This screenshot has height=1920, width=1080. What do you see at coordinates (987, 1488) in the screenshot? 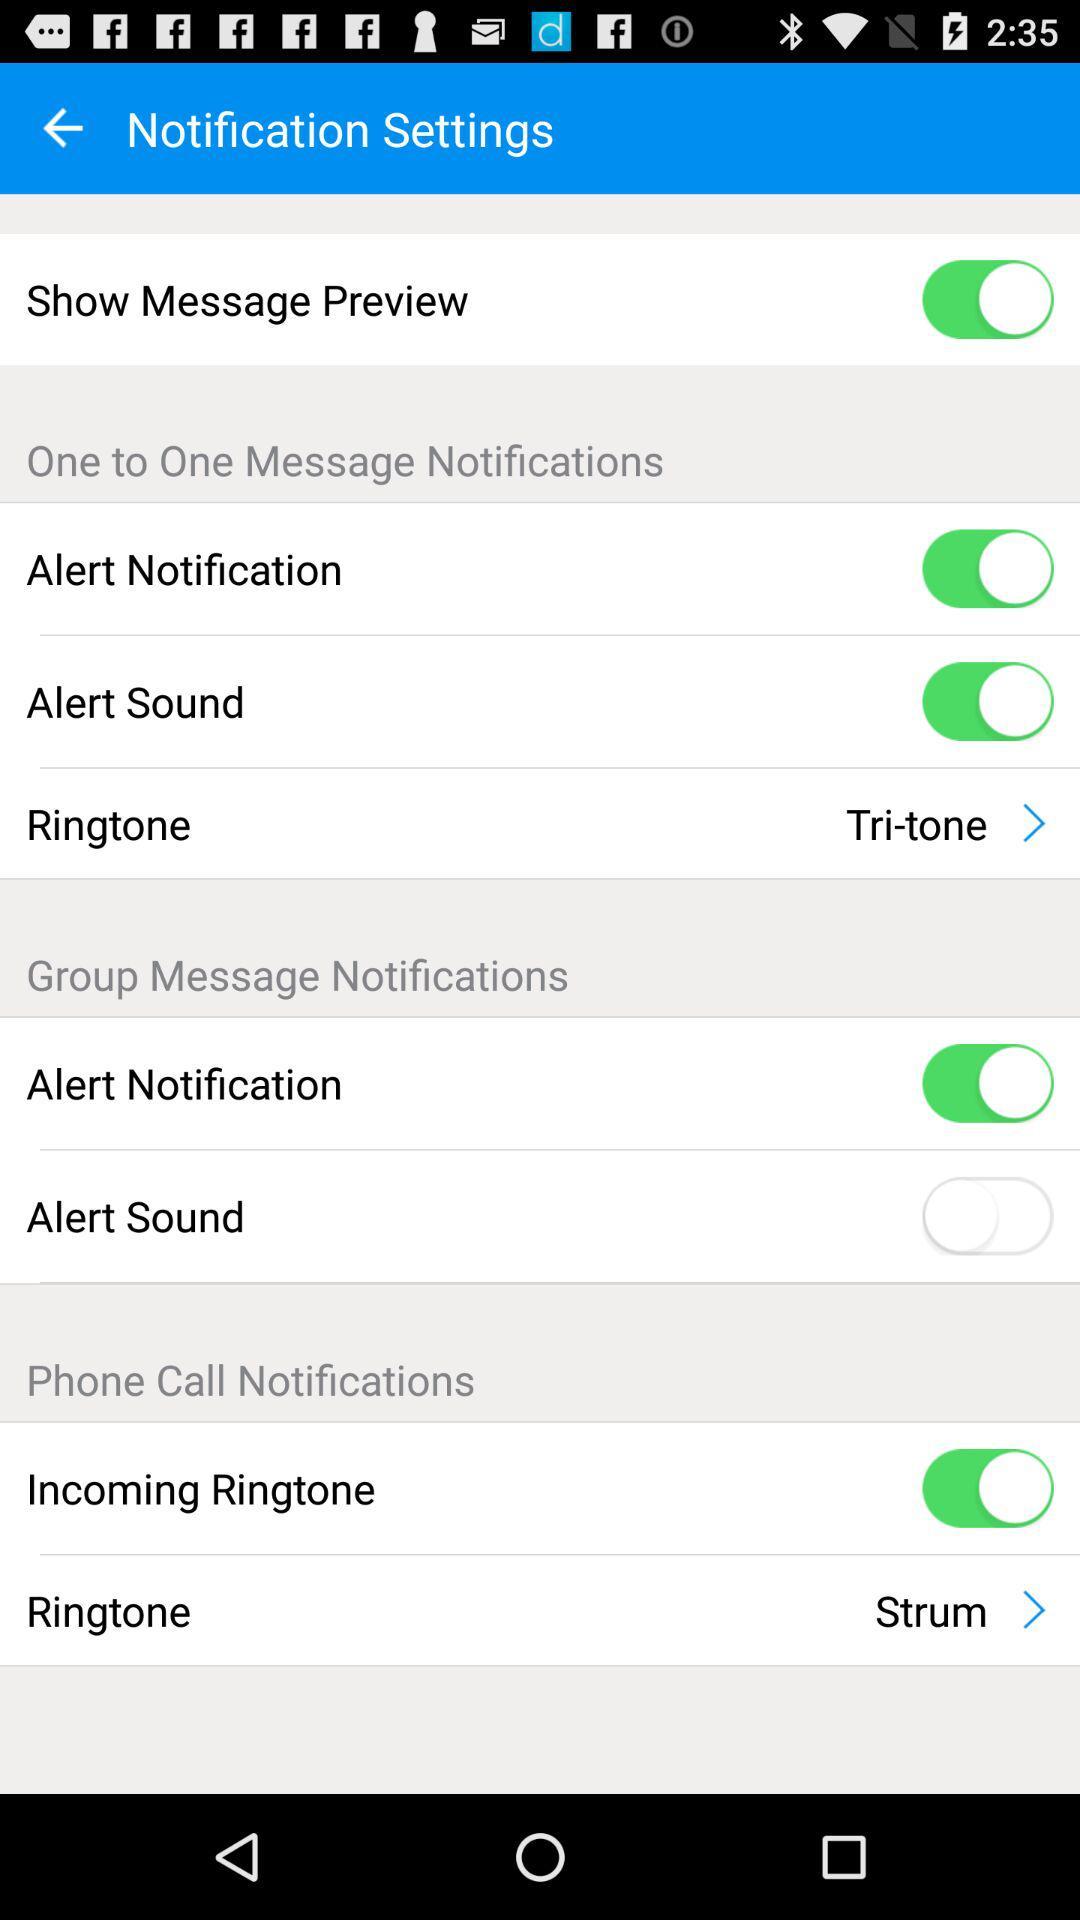
I see `the icon next to incoming ringtone` at bounding box center [987, 1488].